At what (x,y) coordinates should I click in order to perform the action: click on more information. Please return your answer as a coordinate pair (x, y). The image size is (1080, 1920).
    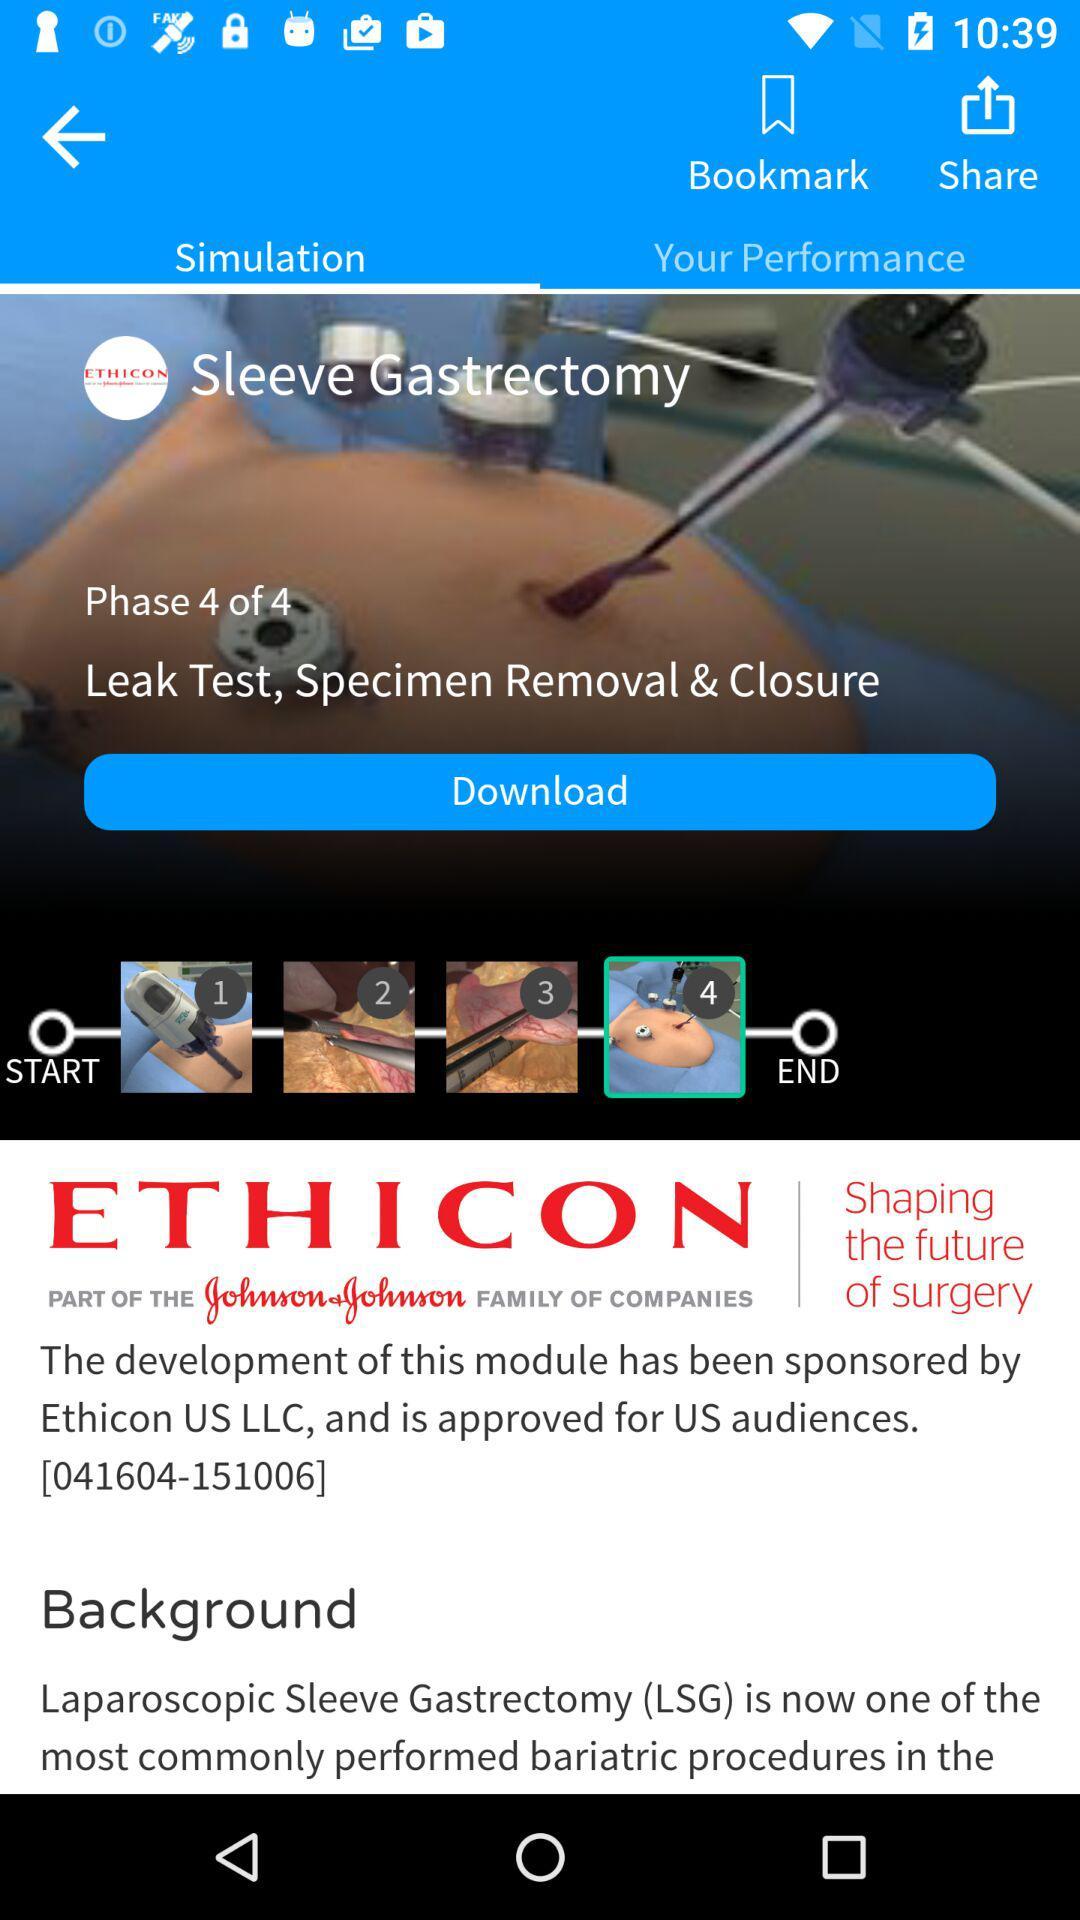
    Looking at the image, I should click on (540, 1482).